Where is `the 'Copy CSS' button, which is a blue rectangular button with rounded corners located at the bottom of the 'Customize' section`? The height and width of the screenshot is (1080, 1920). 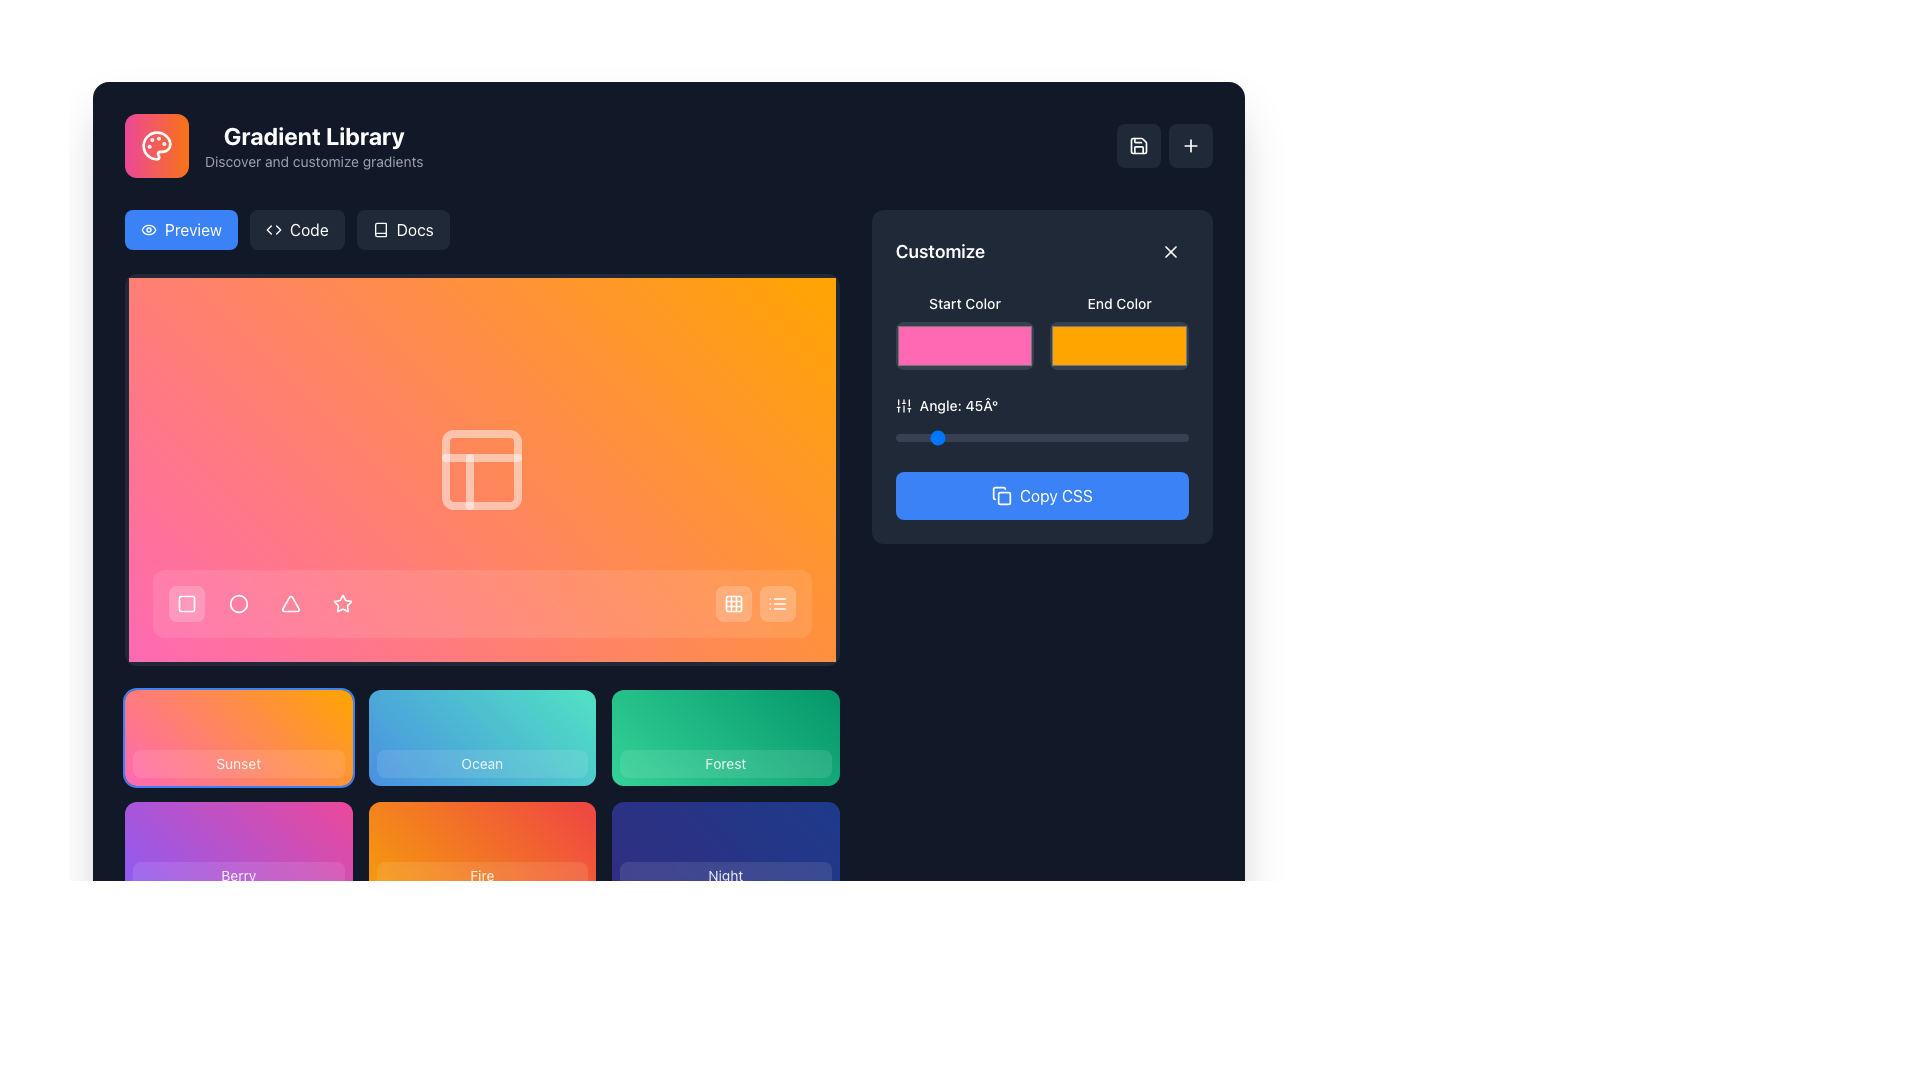
the 'Copy CSS' button, which is a blue rectangular button with rounded corners located at the bottom of the 'Customize' section is located at coordinates (1041, 495).